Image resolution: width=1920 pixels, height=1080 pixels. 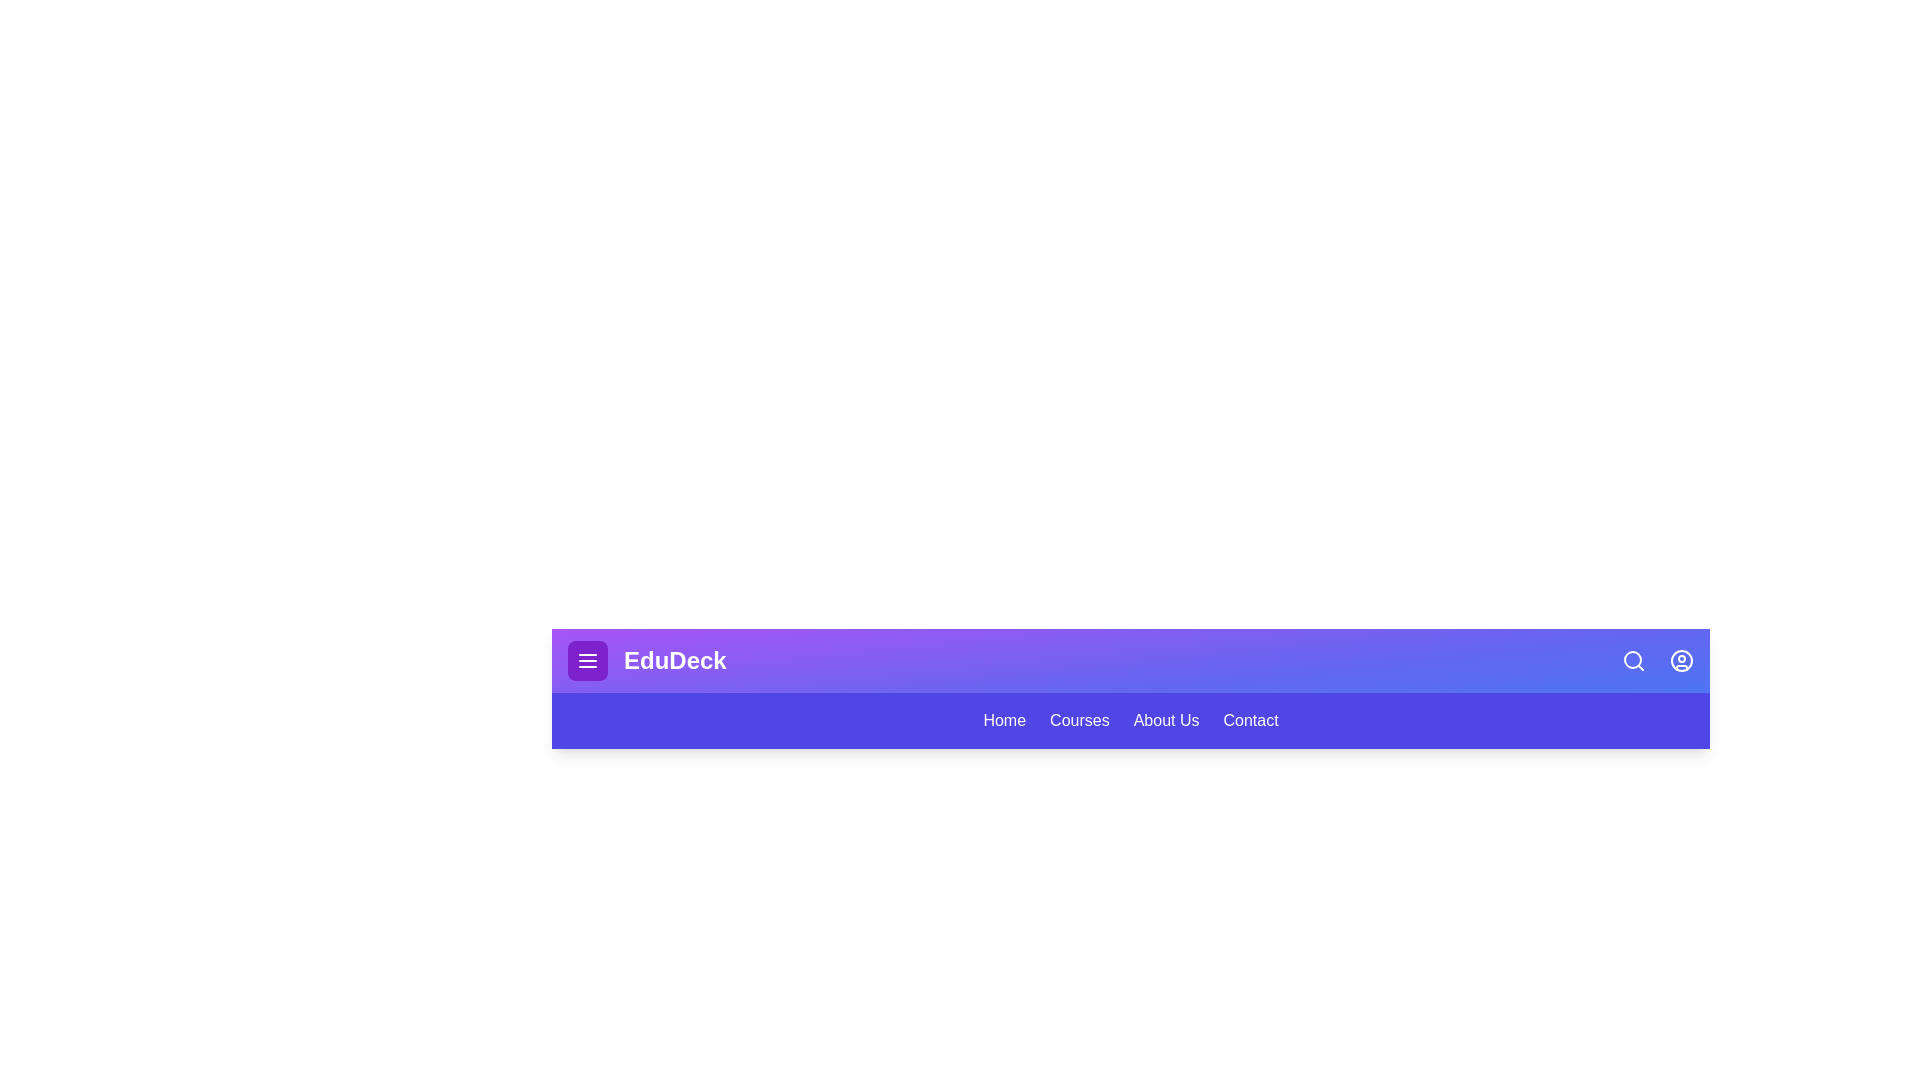 I want to click on the menu item labeled About Us to navigate to the corresponding section, so click(x=1166, y=721).